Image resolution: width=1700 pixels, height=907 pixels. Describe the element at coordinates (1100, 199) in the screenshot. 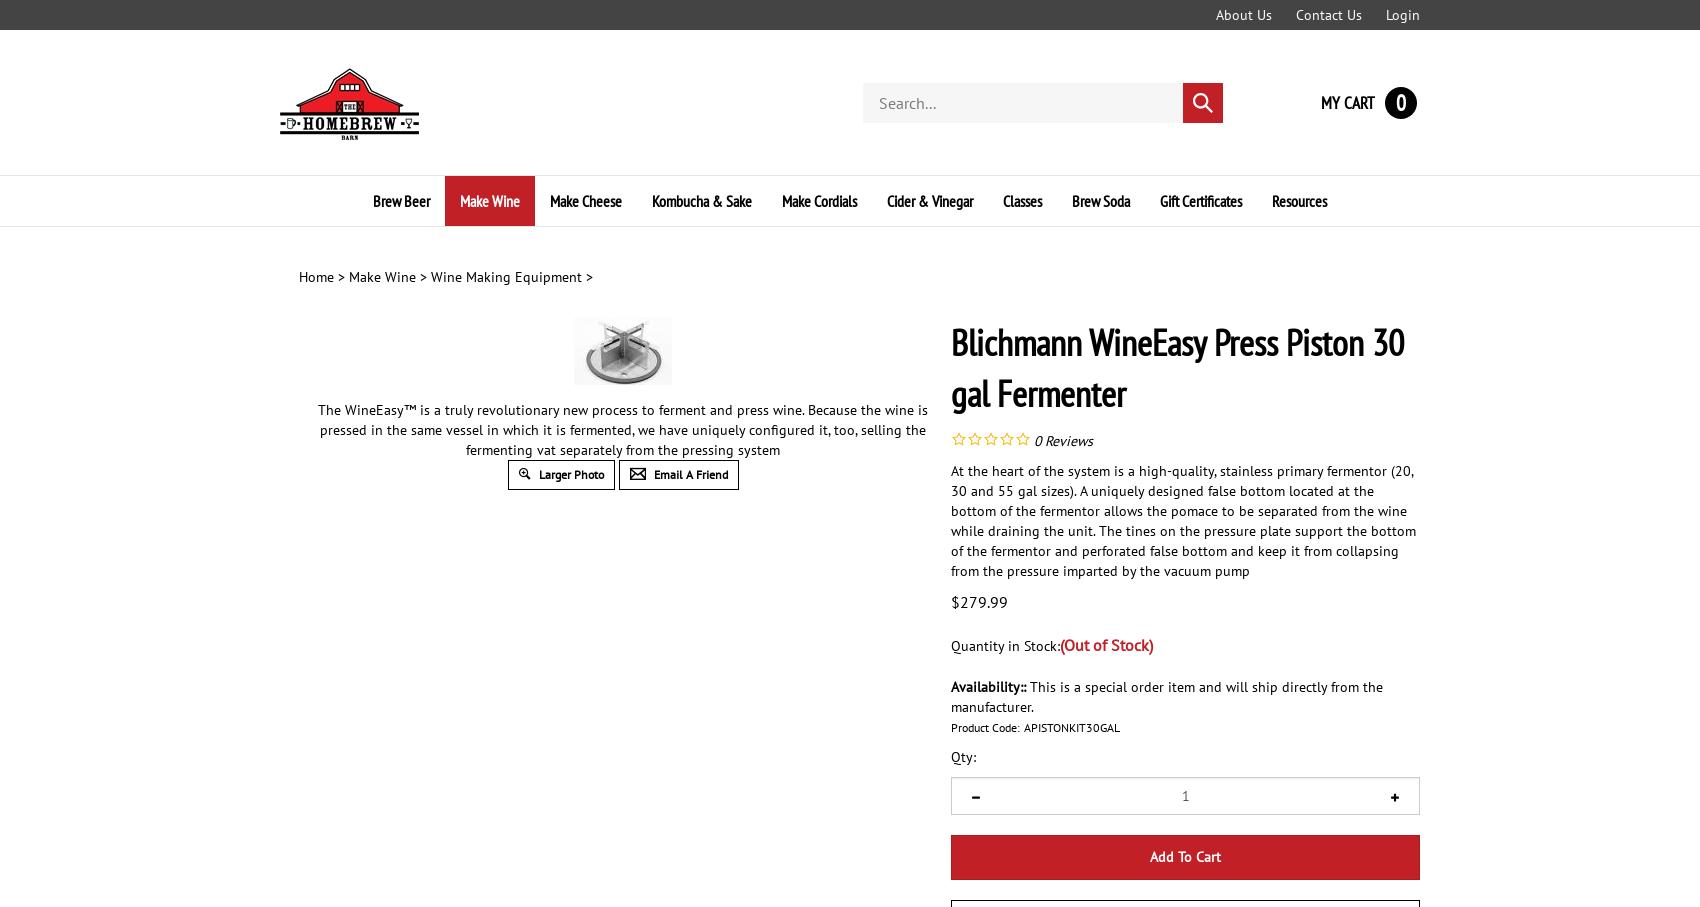

I see `'Brew Soda'` at that location.